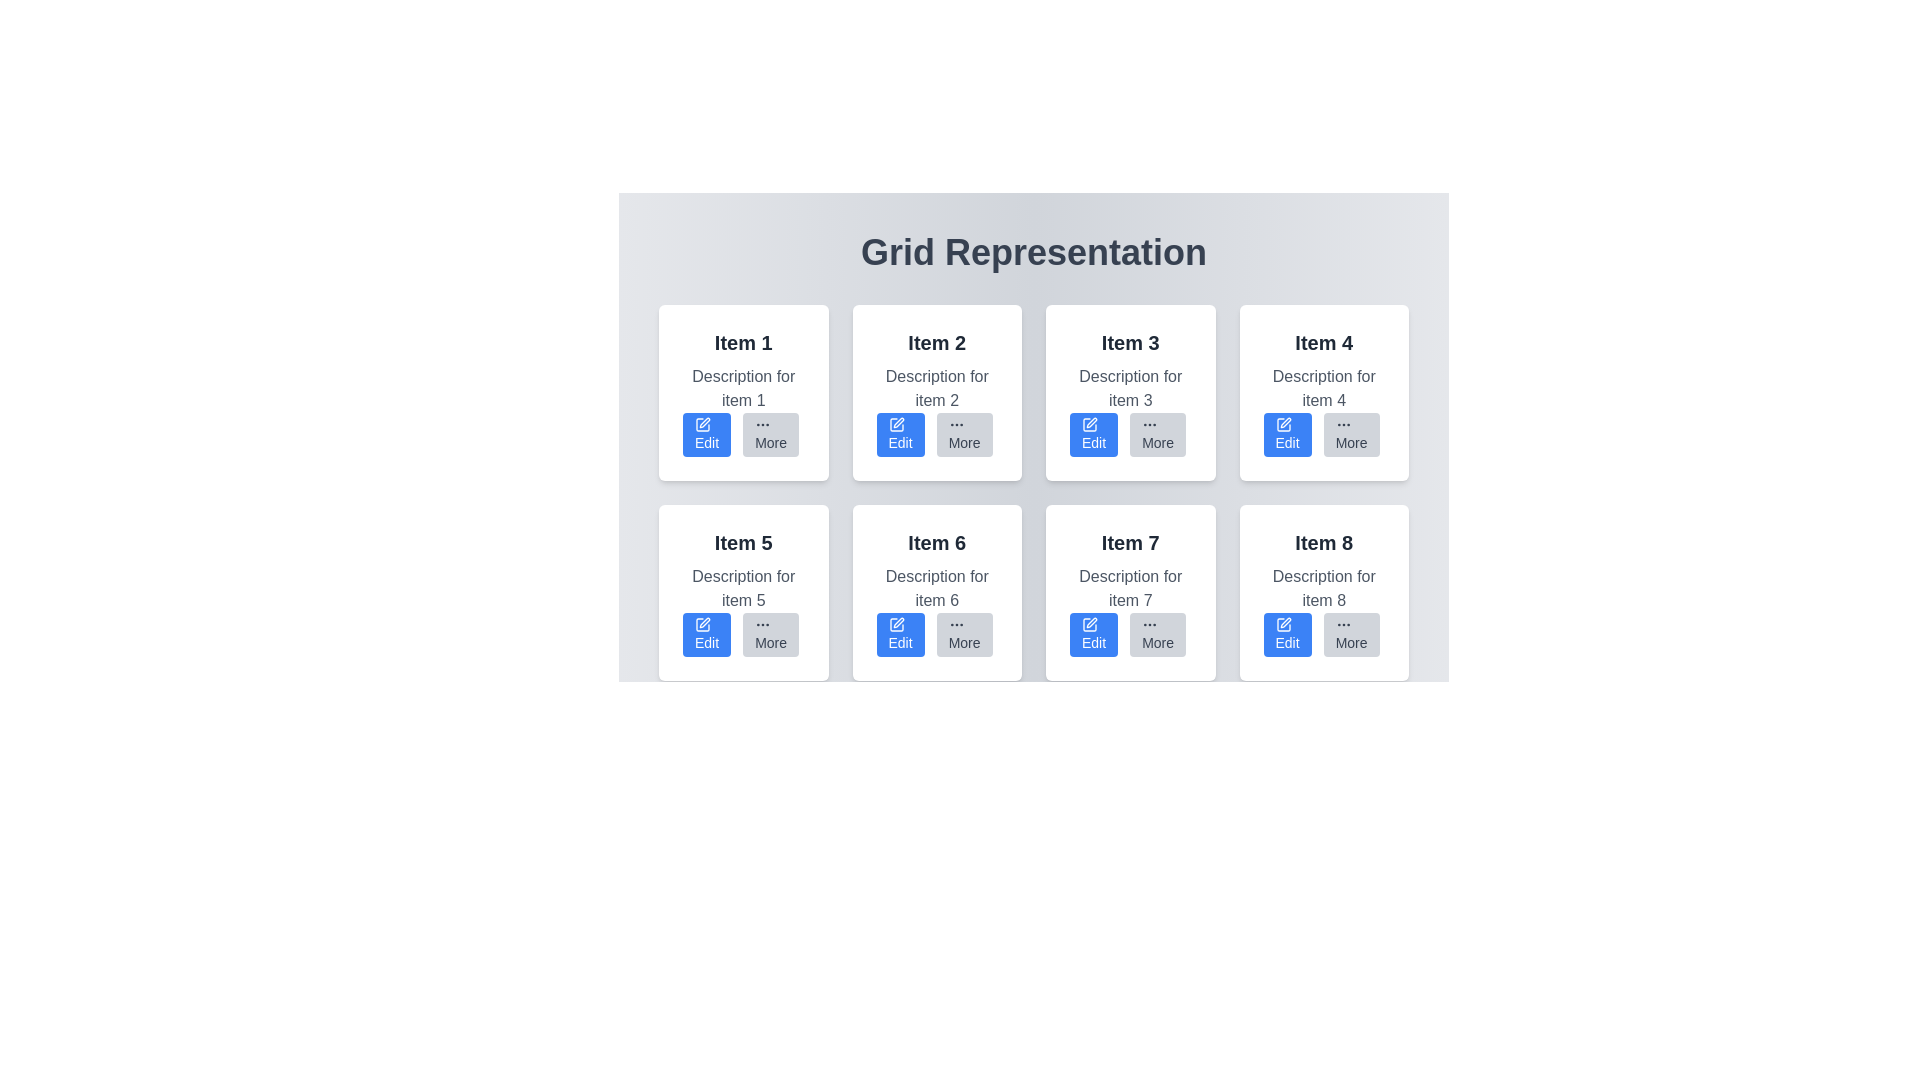 This screenshot has width=1920, height=1080. I want to click on the text heading serving as the title for the second item in the grid layout, positioned above the description text and action buttons, so click(936, 342).